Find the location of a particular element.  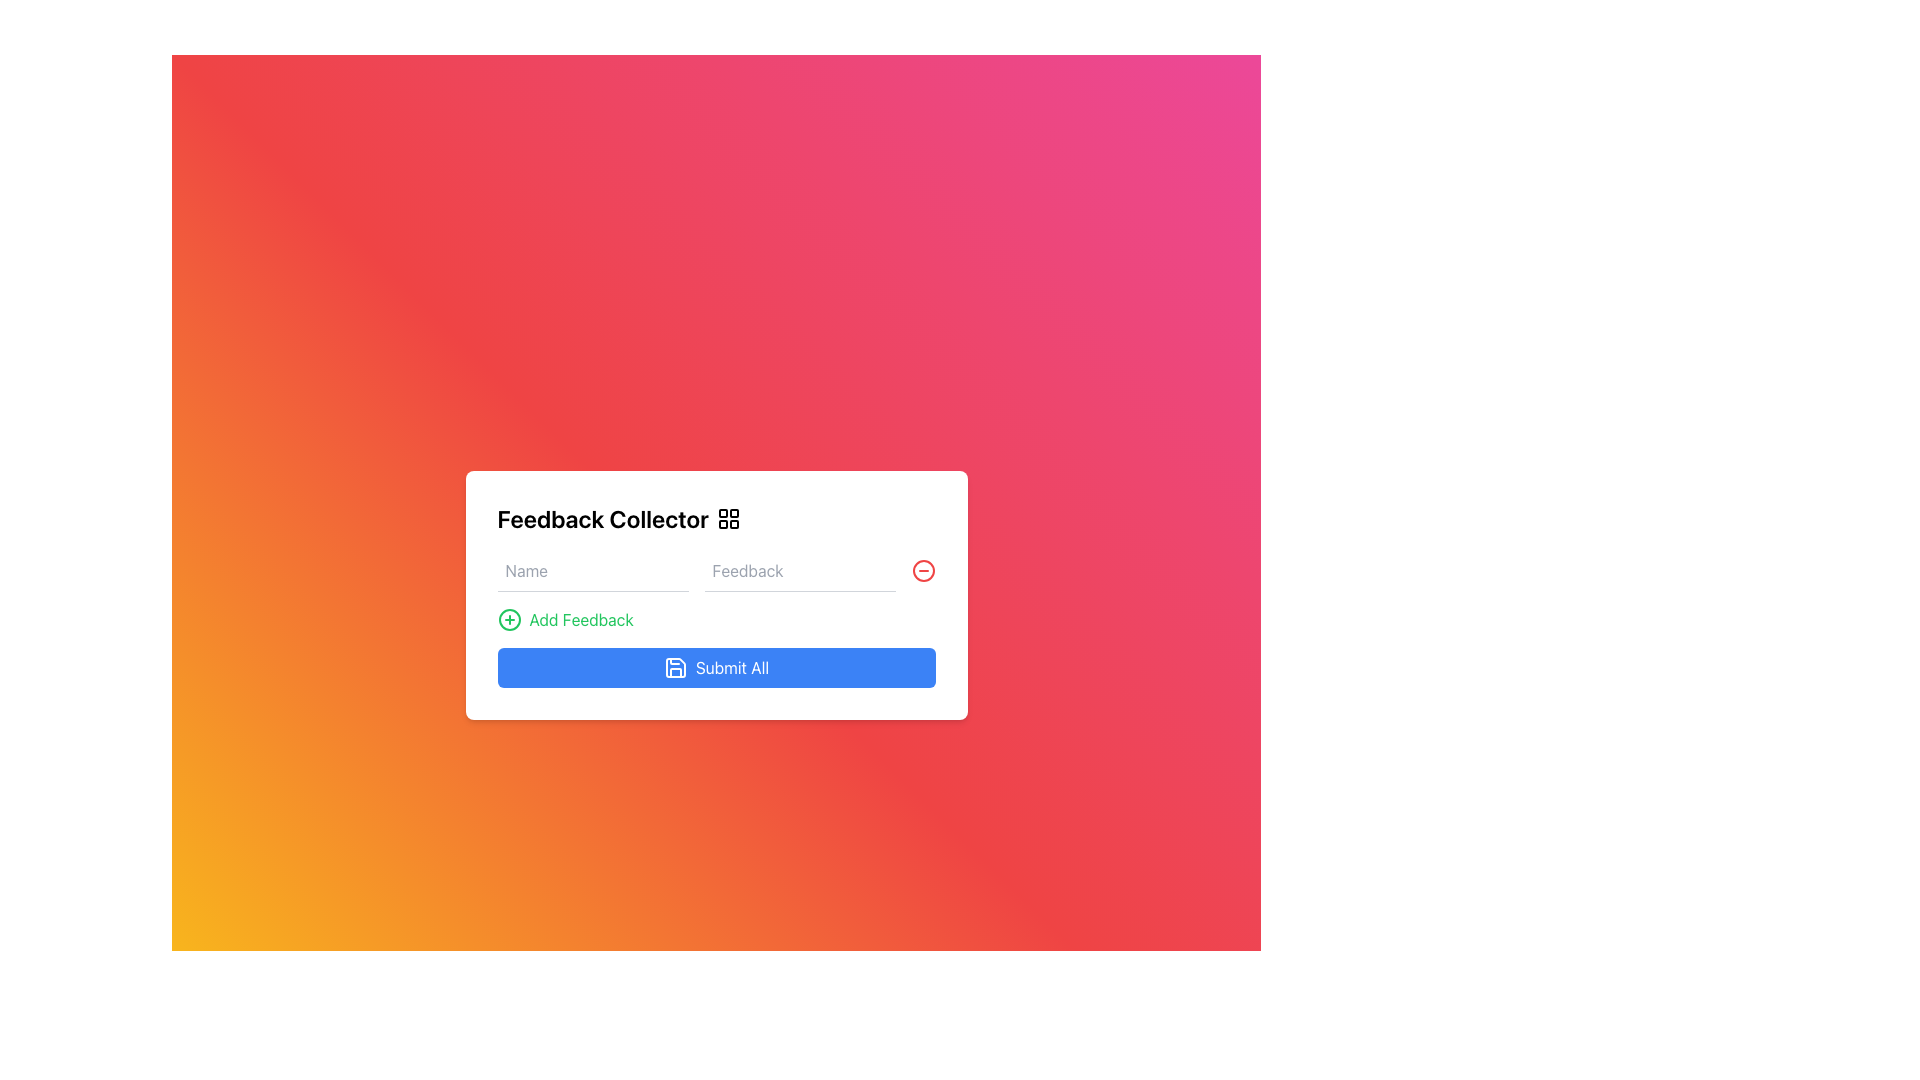

the visual representation of the main circular SVG element, which is styled as a plain vector shape with thin stroke lines is located at coordinates (509, 618).